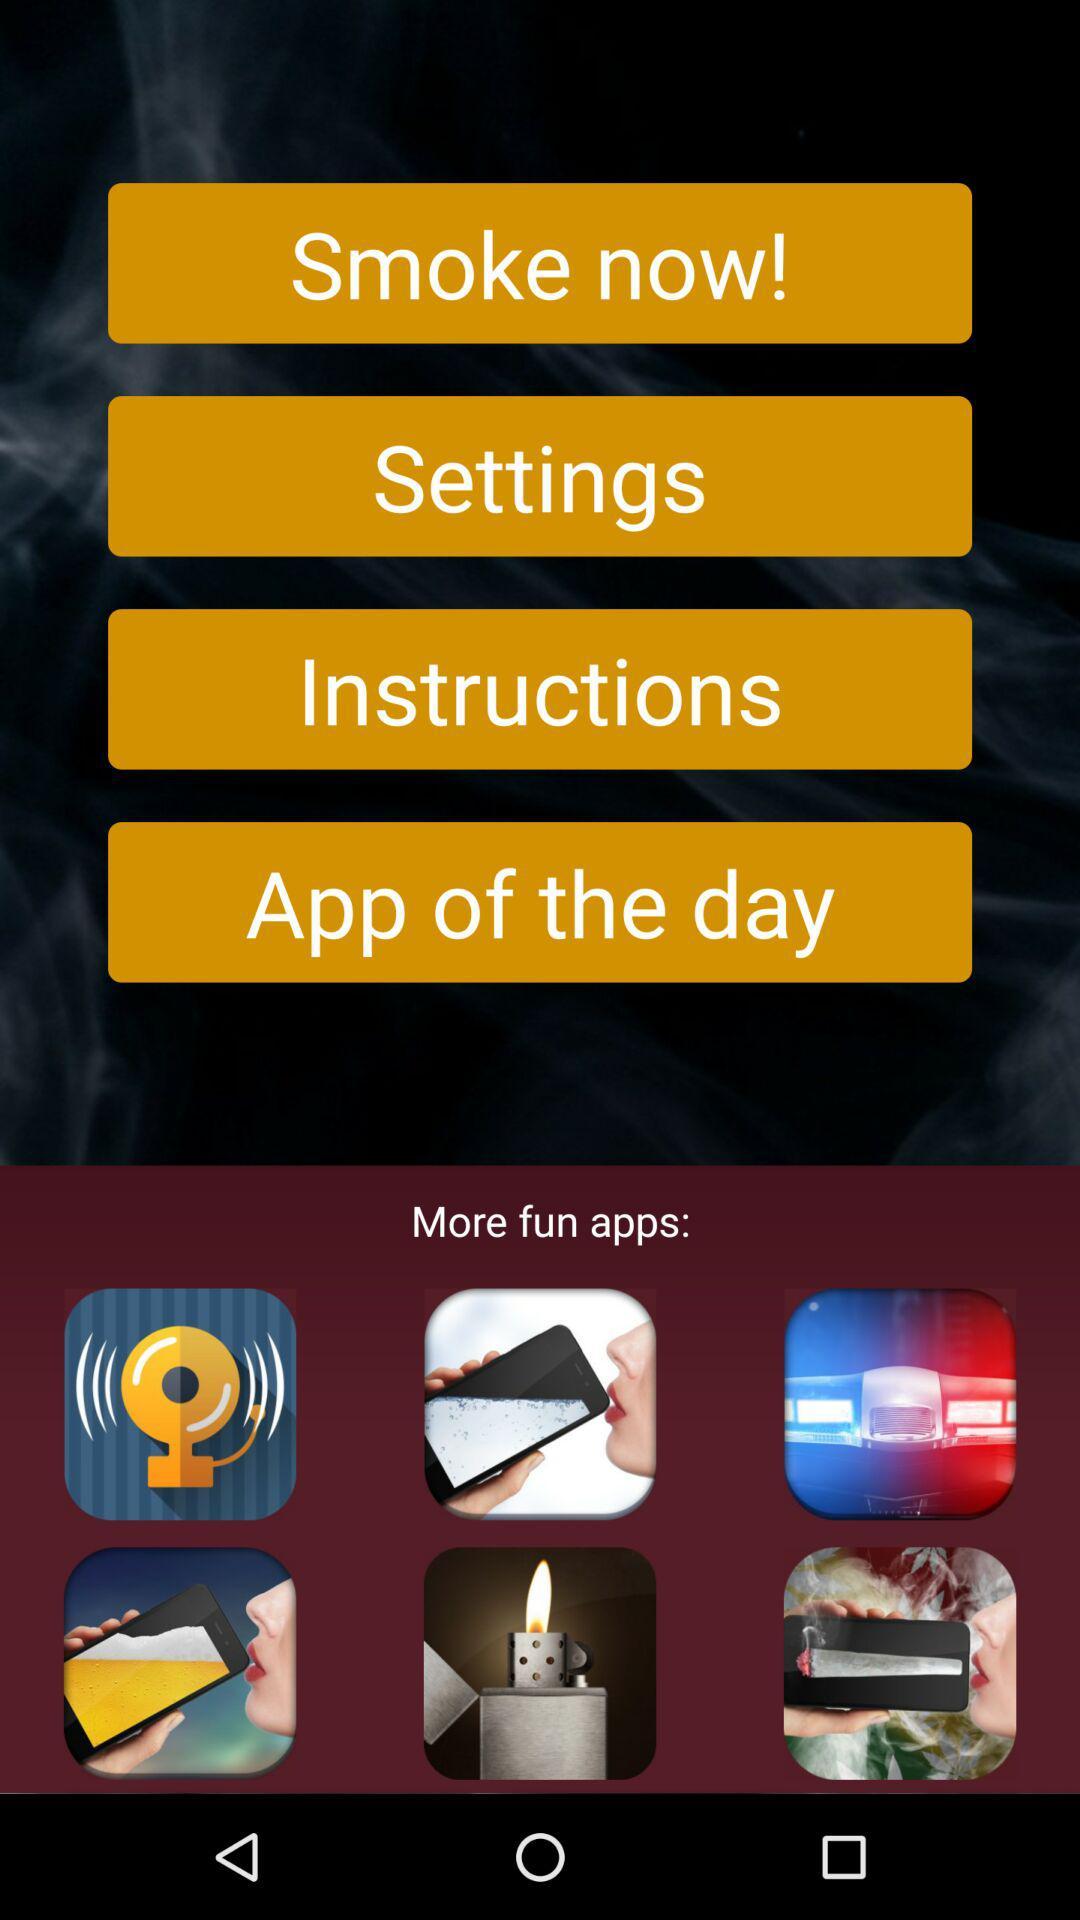  I want to click on logo, so click(898, 1403).